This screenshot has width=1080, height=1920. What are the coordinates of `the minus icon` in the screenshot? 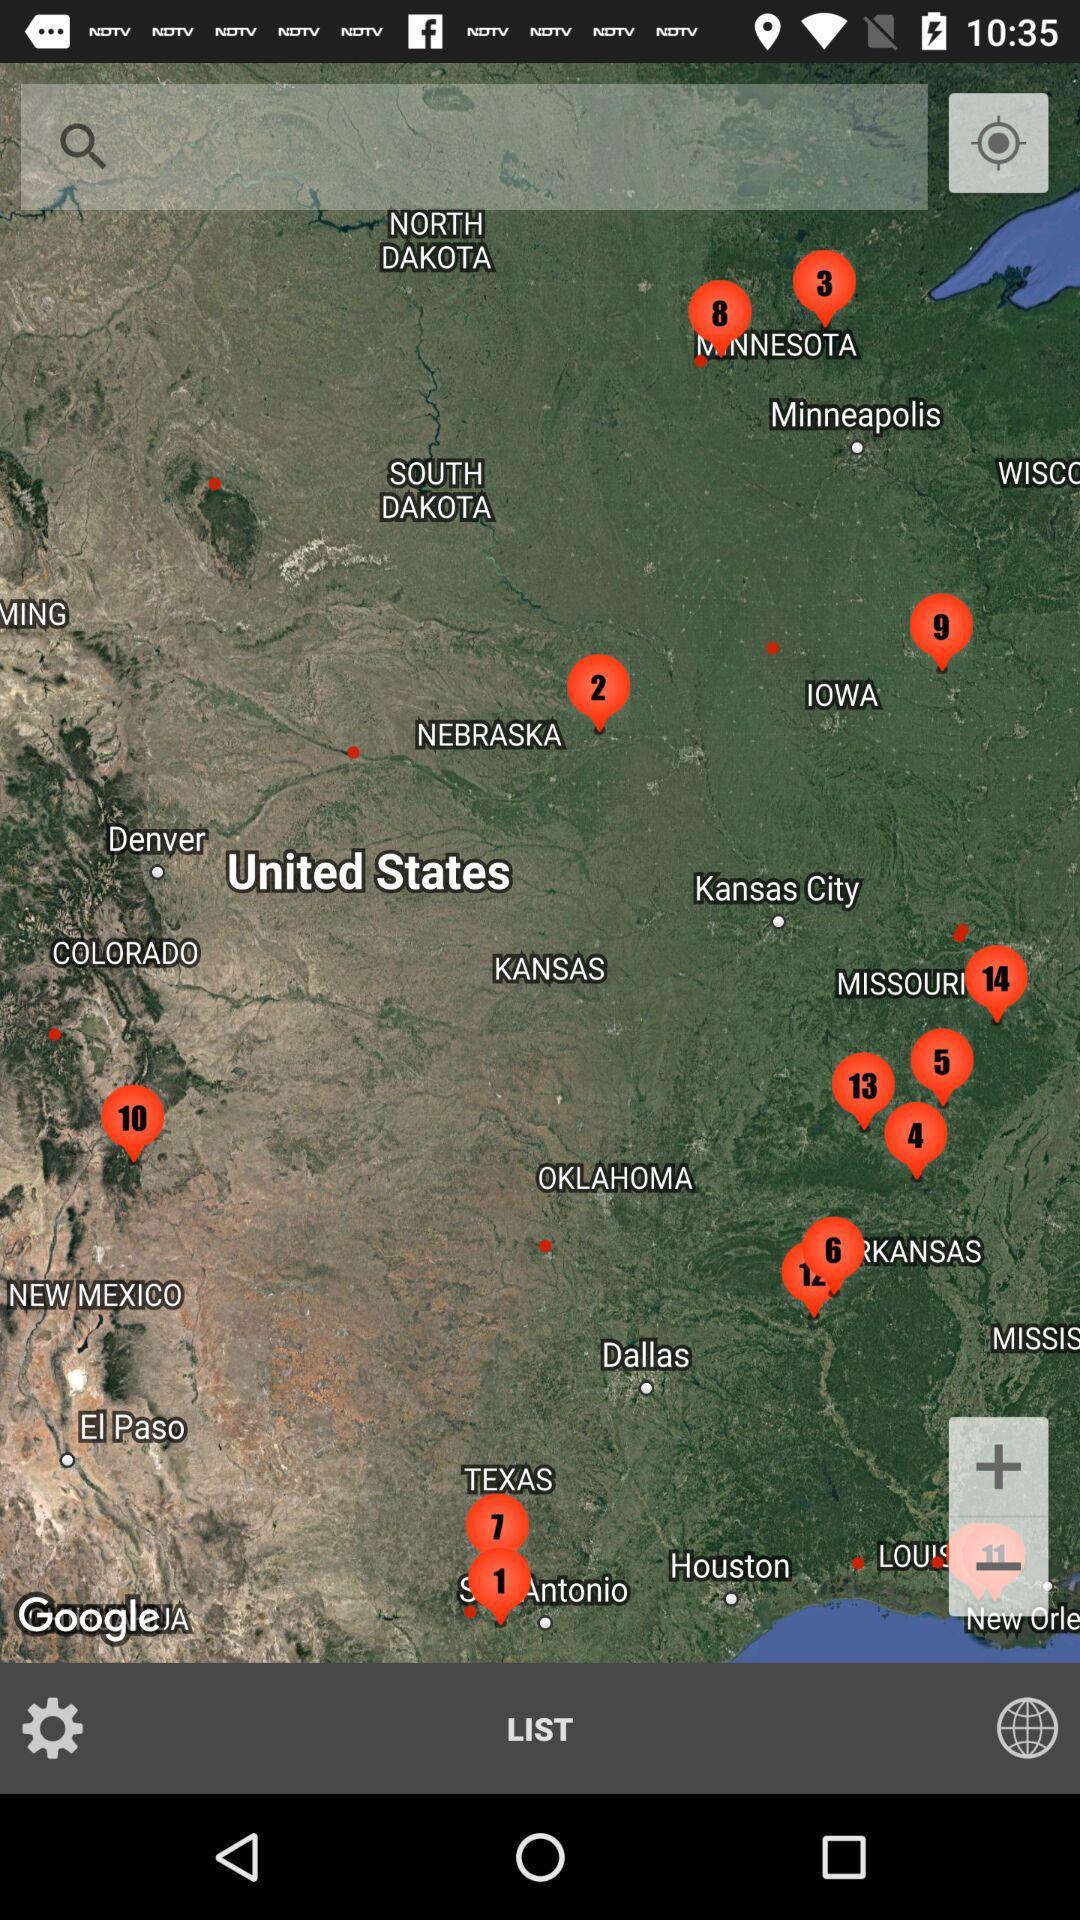 It's located at (998, 1568).